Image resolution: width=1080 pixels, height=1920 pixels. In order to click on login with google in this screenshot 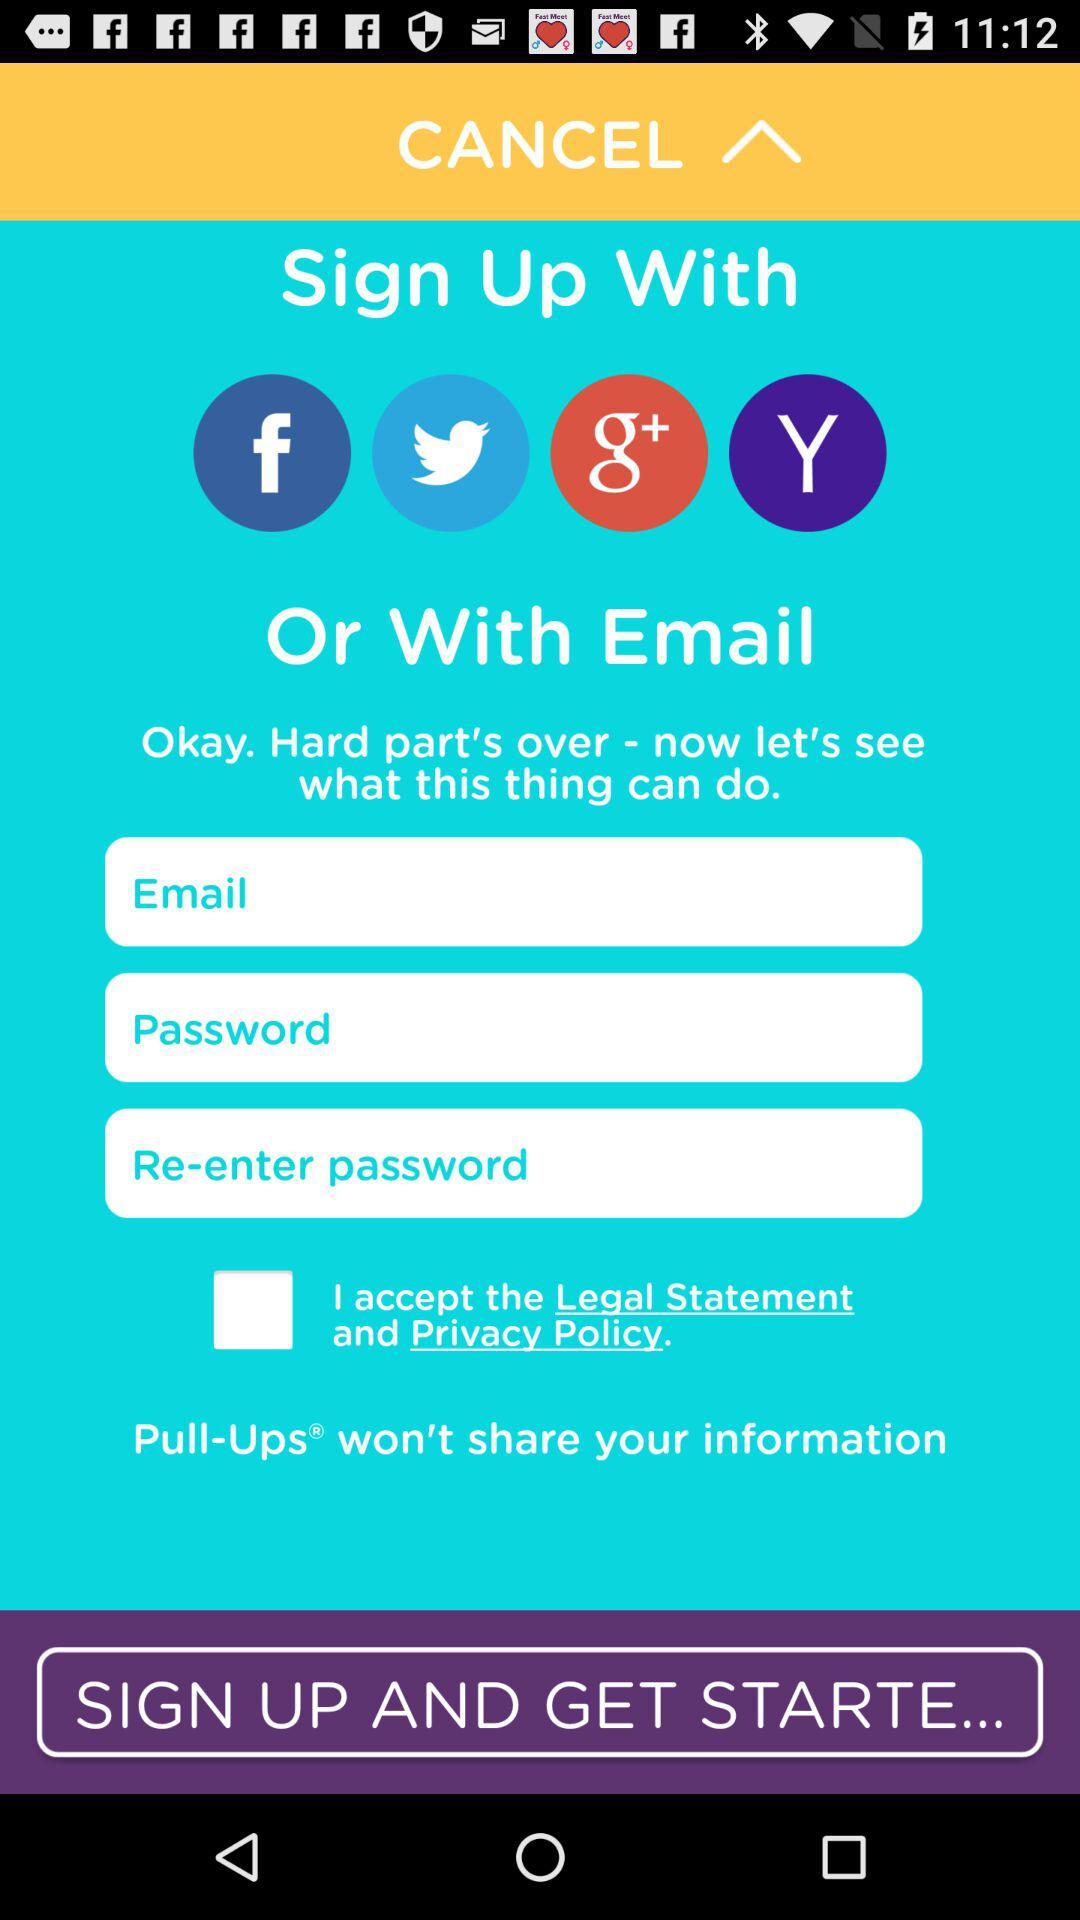, I will do `click(628, 451)`.